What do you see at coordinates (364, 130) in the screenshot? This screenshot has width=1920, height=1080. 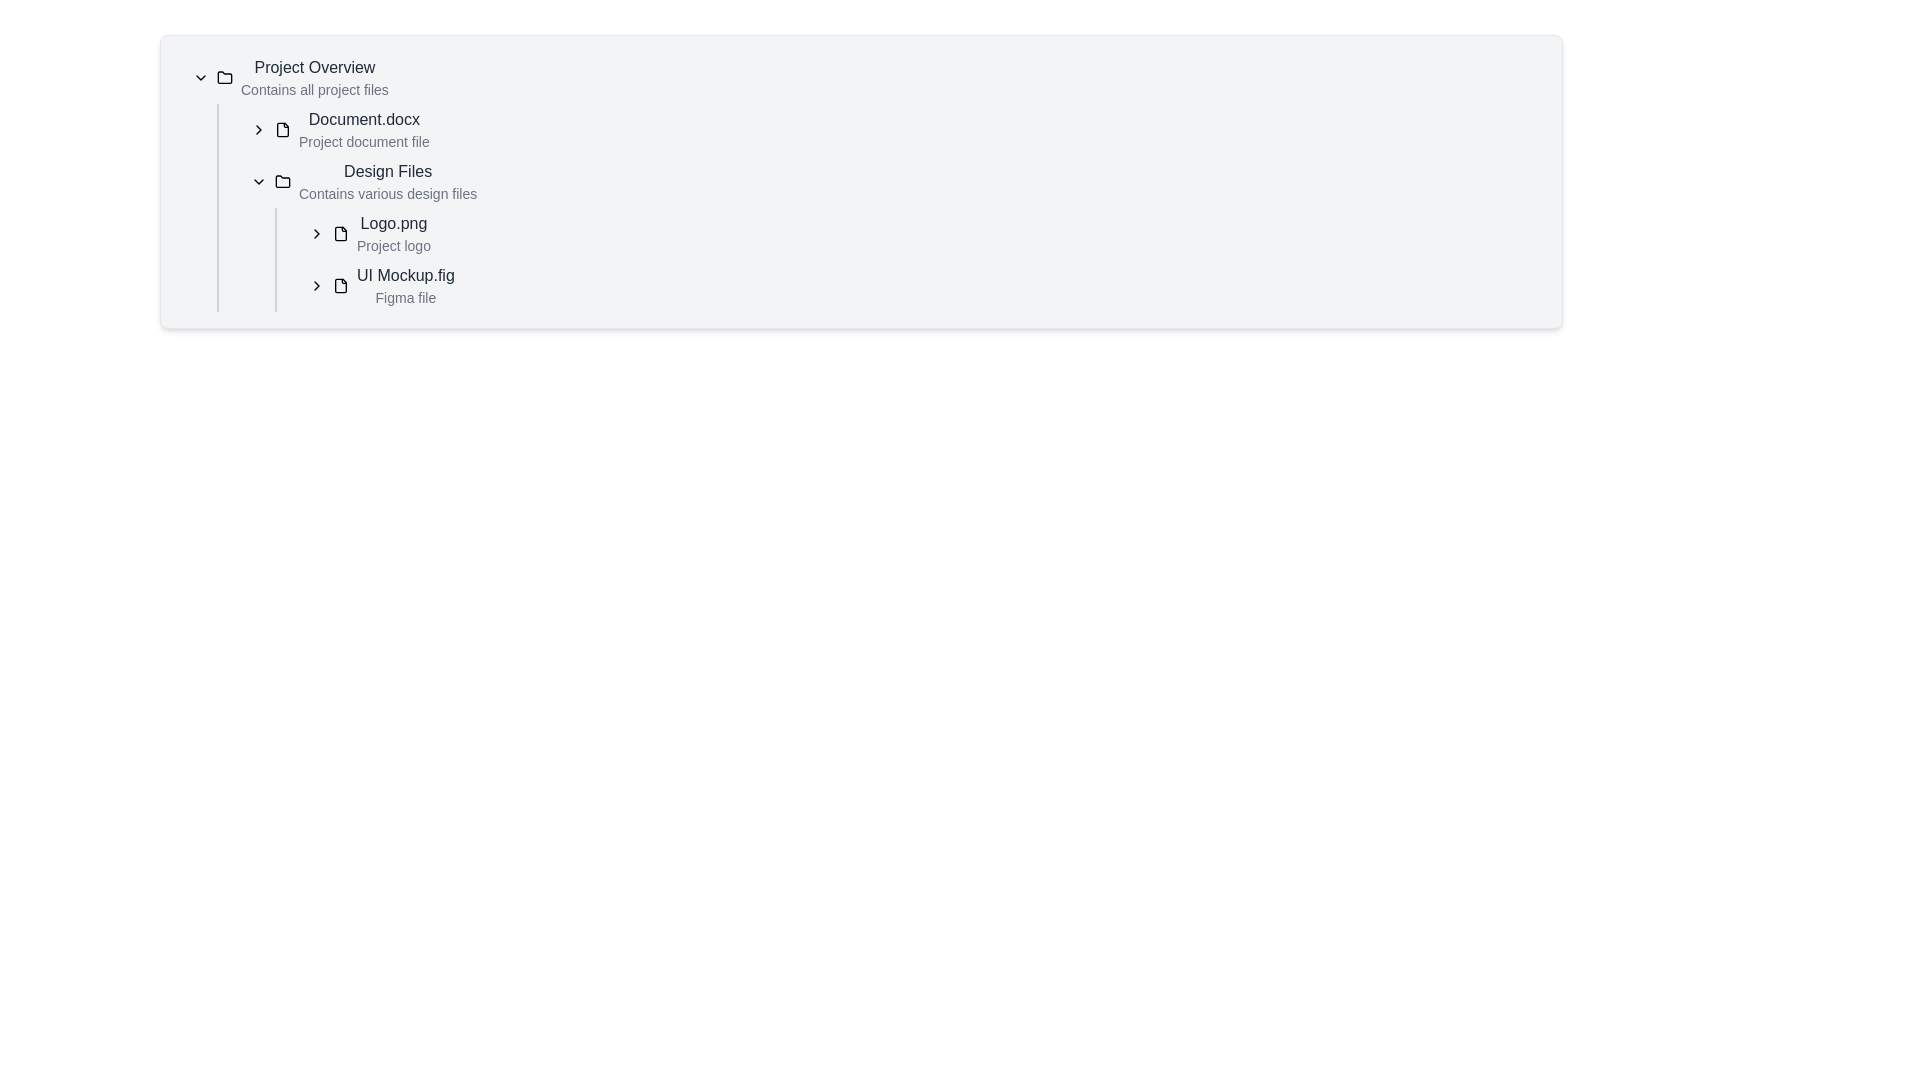 I see `the File listing text label for the document named 'Document.docx', which is the second listing in the 'Project Overview' section` at bounding box center [364, 130].